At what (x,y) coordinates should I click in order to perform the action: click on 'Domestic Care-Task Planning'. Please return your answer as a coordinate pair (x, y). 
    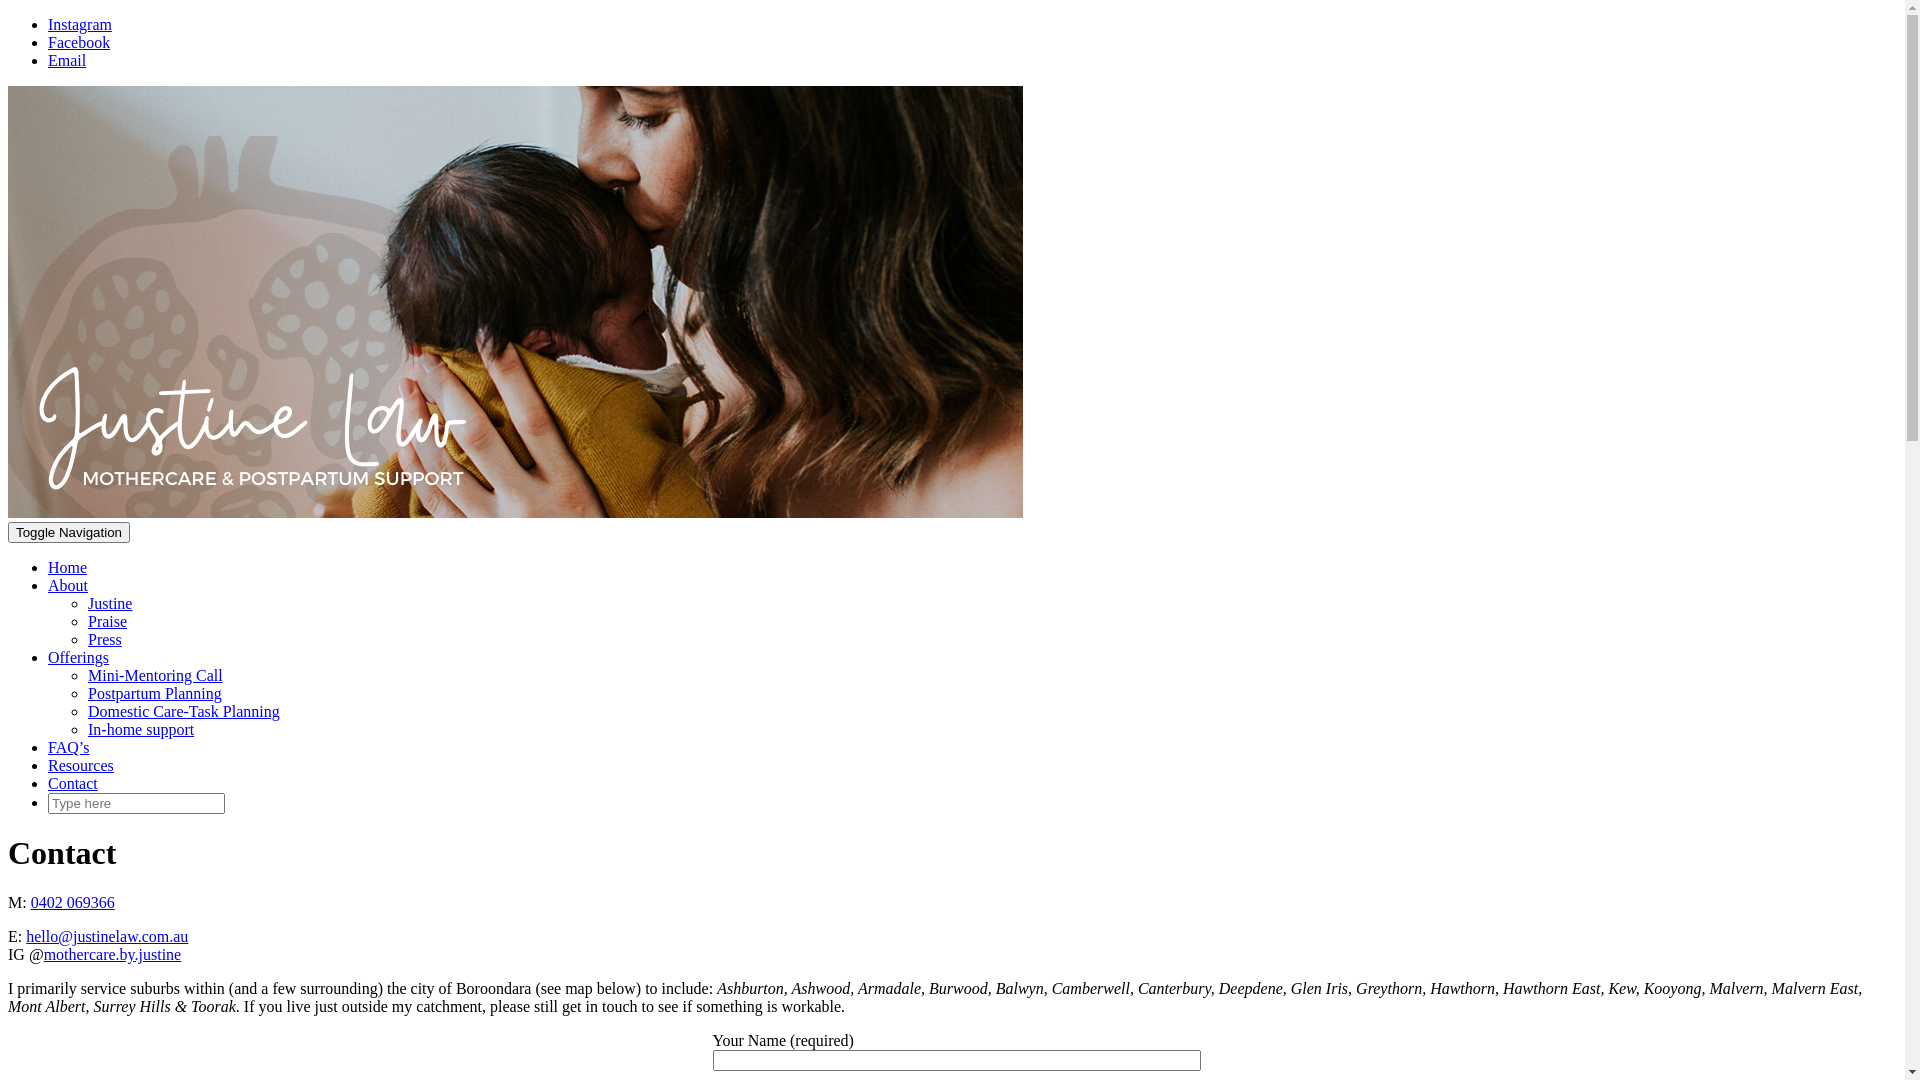
    Looking at the image, I should click on (183, 710).